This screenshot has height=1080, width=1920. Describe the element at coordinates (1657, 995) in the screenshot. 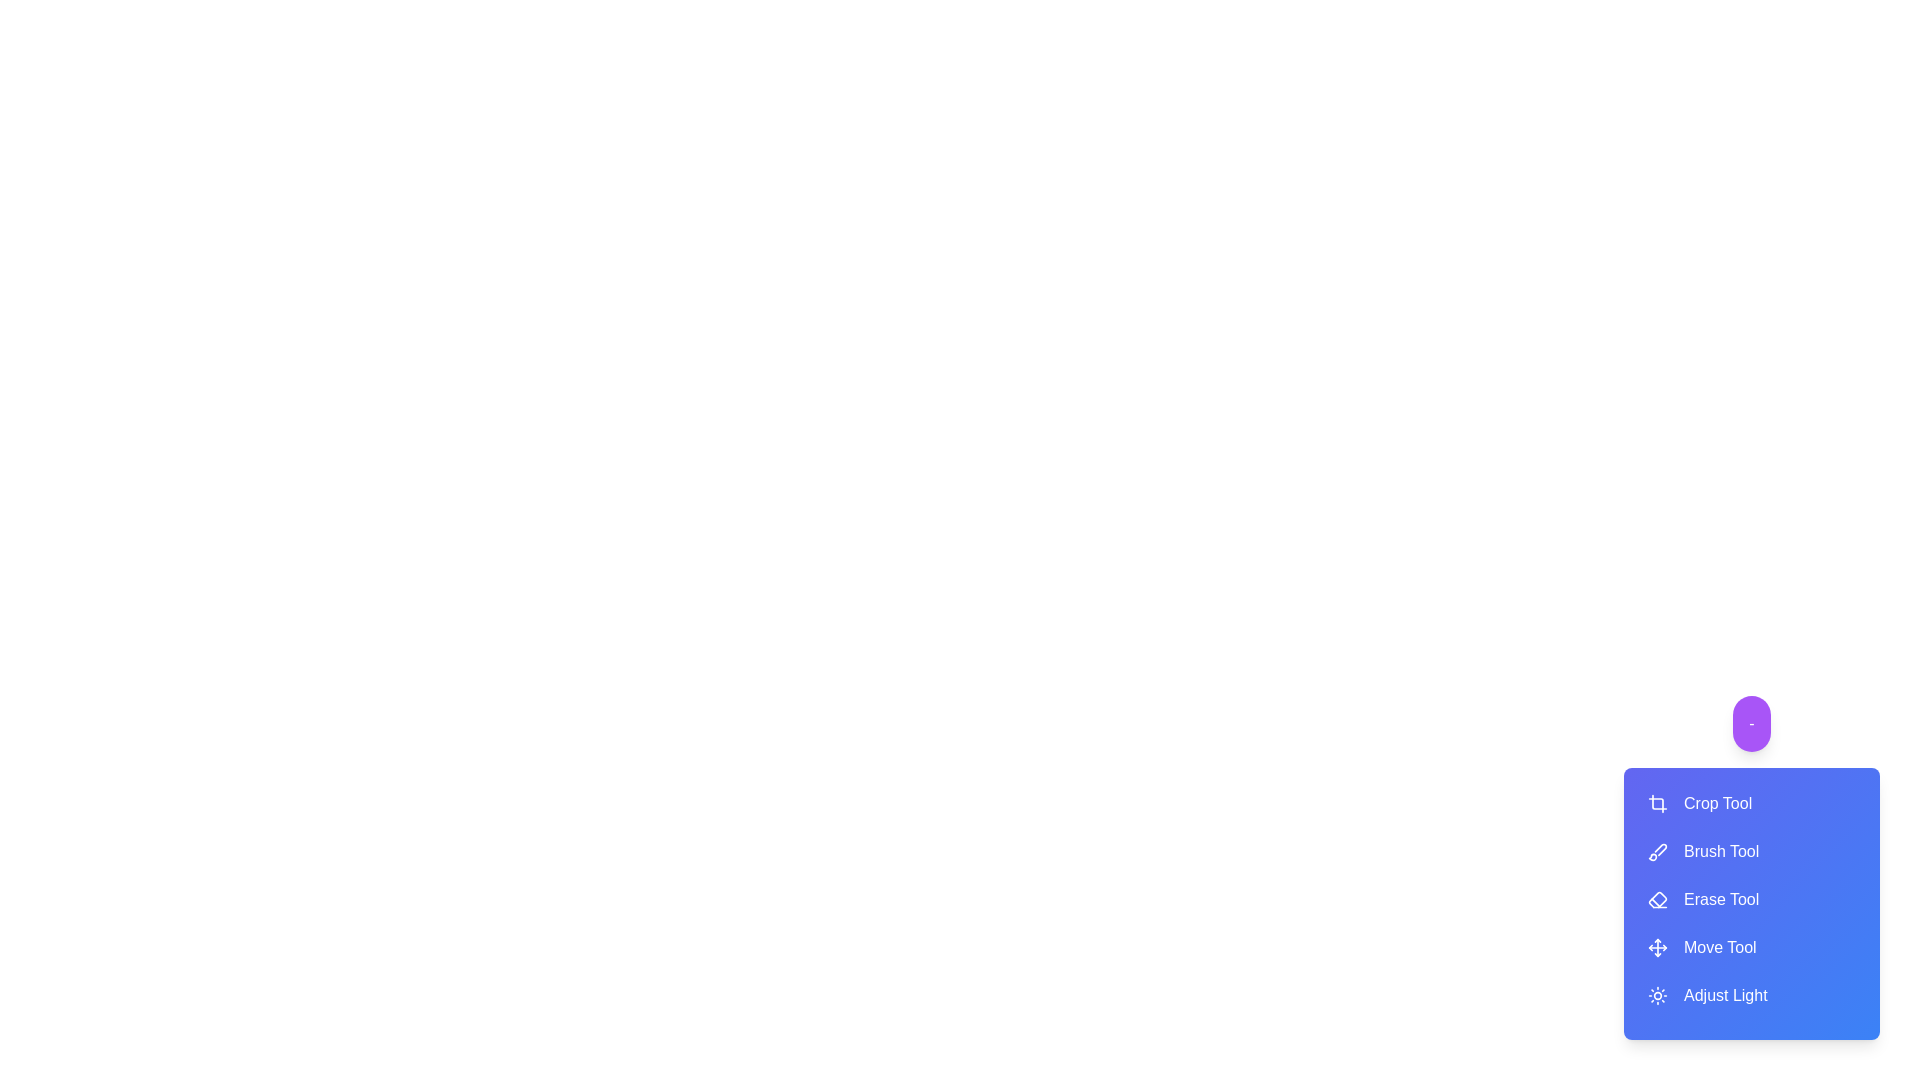

I see `the sun graphic icon that indicates brightness adjustment functionality, part of the 'Adjust Light' menu item` at that location.